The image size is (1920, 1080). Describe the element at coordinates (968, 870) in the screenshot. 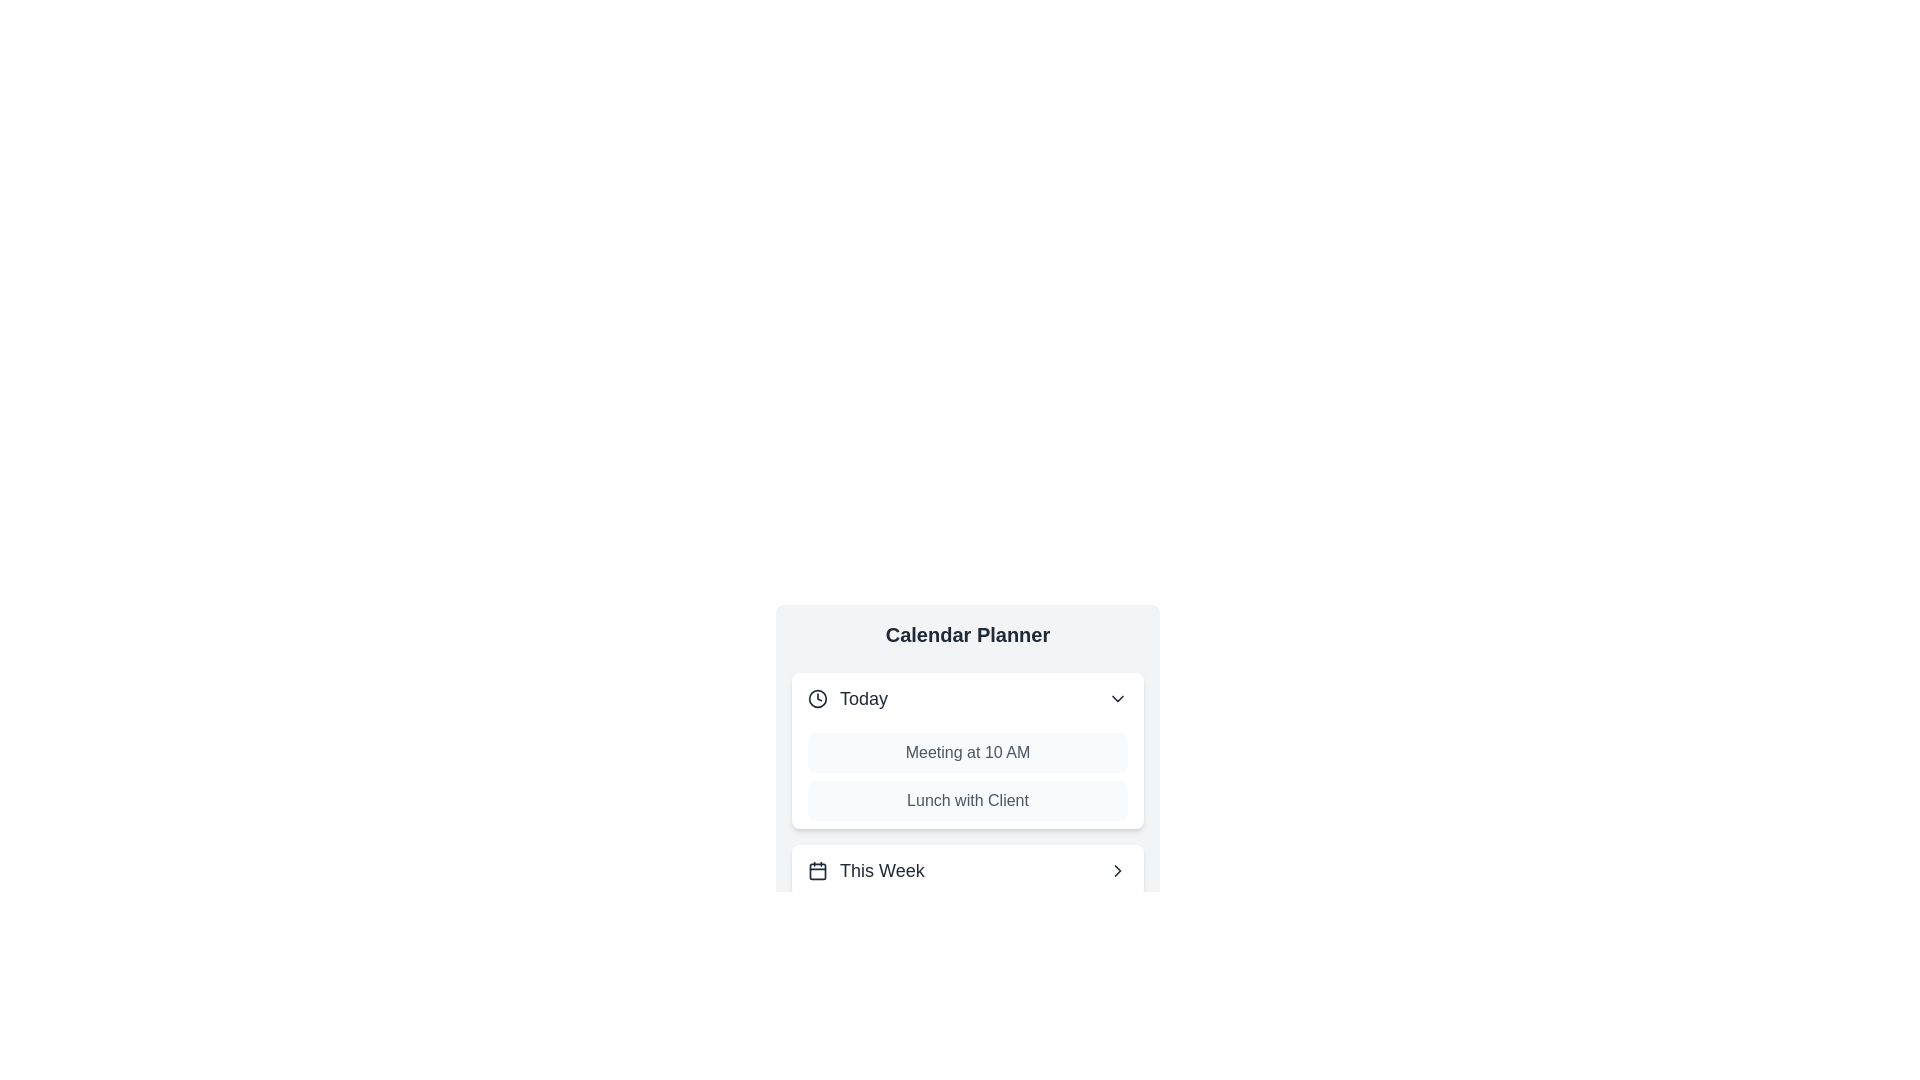

I see `the header of the category This Week to toggle its expanded or collapsed state` at that location.